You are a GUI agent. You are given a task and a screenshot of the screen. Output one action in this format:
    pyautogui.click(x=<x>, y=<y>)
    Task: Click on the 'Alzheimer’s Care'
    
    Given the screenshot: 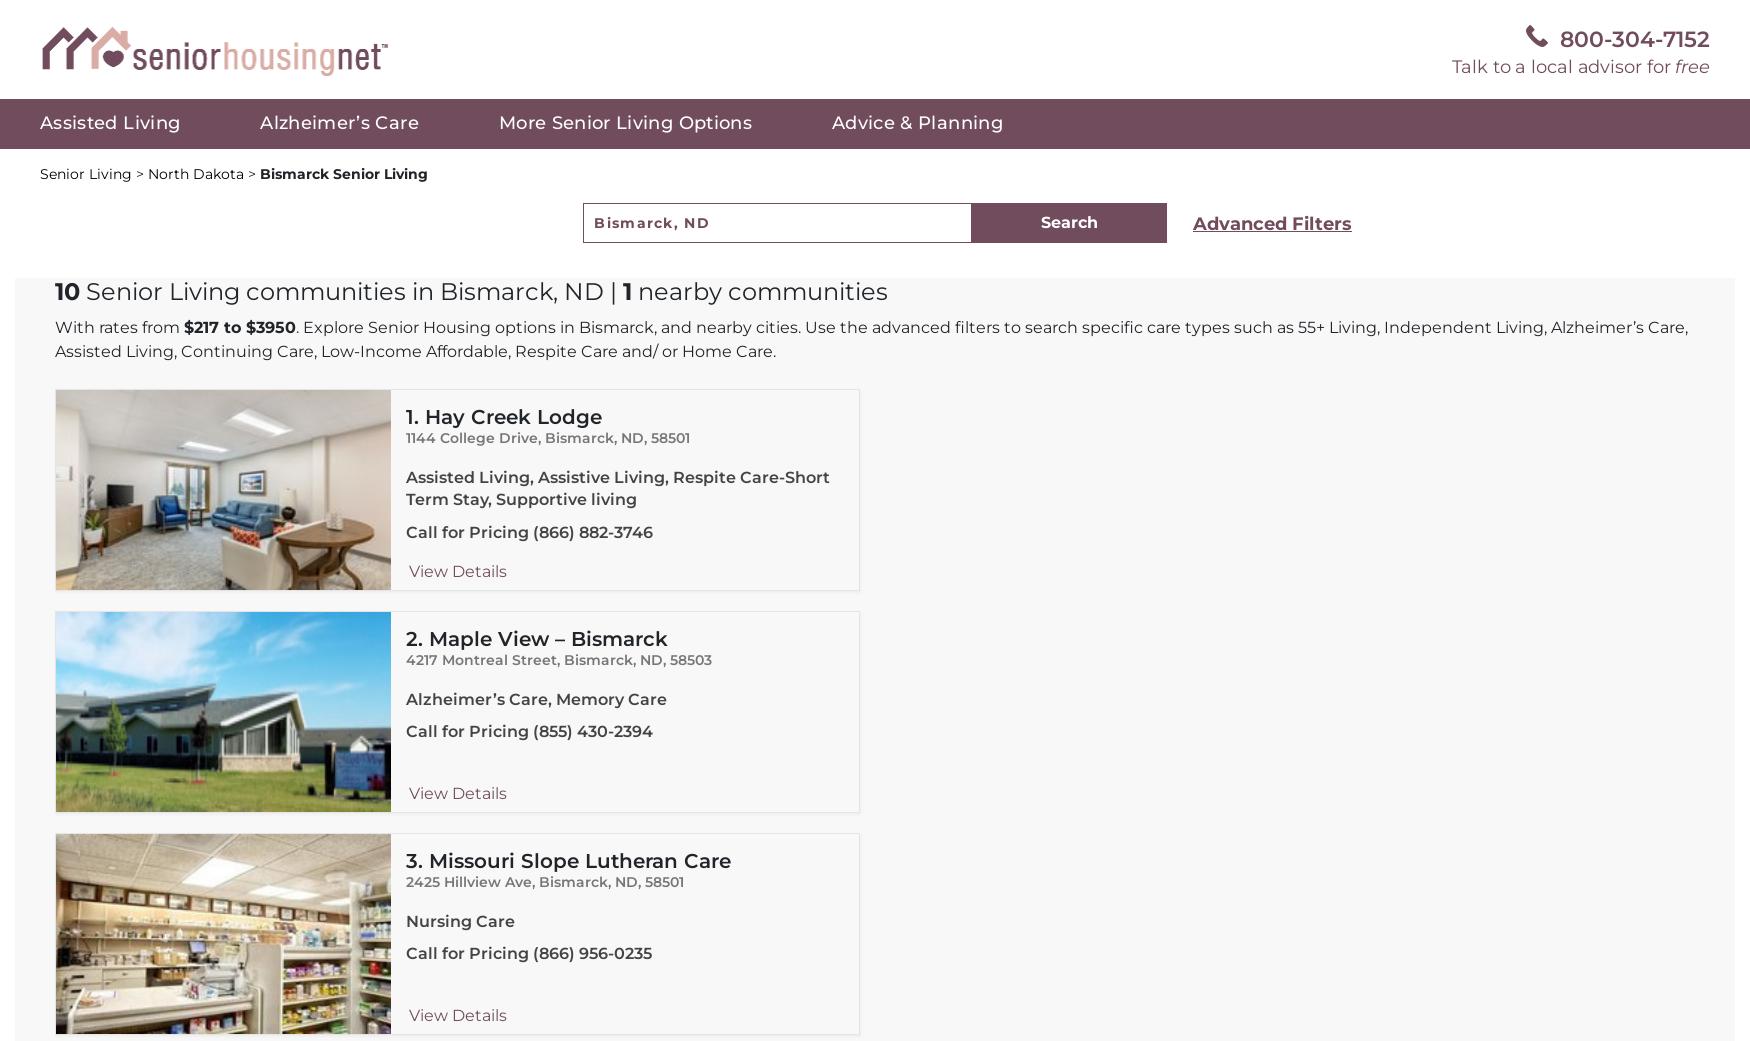 What is the action you would take?
    pyautogui.click(x=338, y=123)
    